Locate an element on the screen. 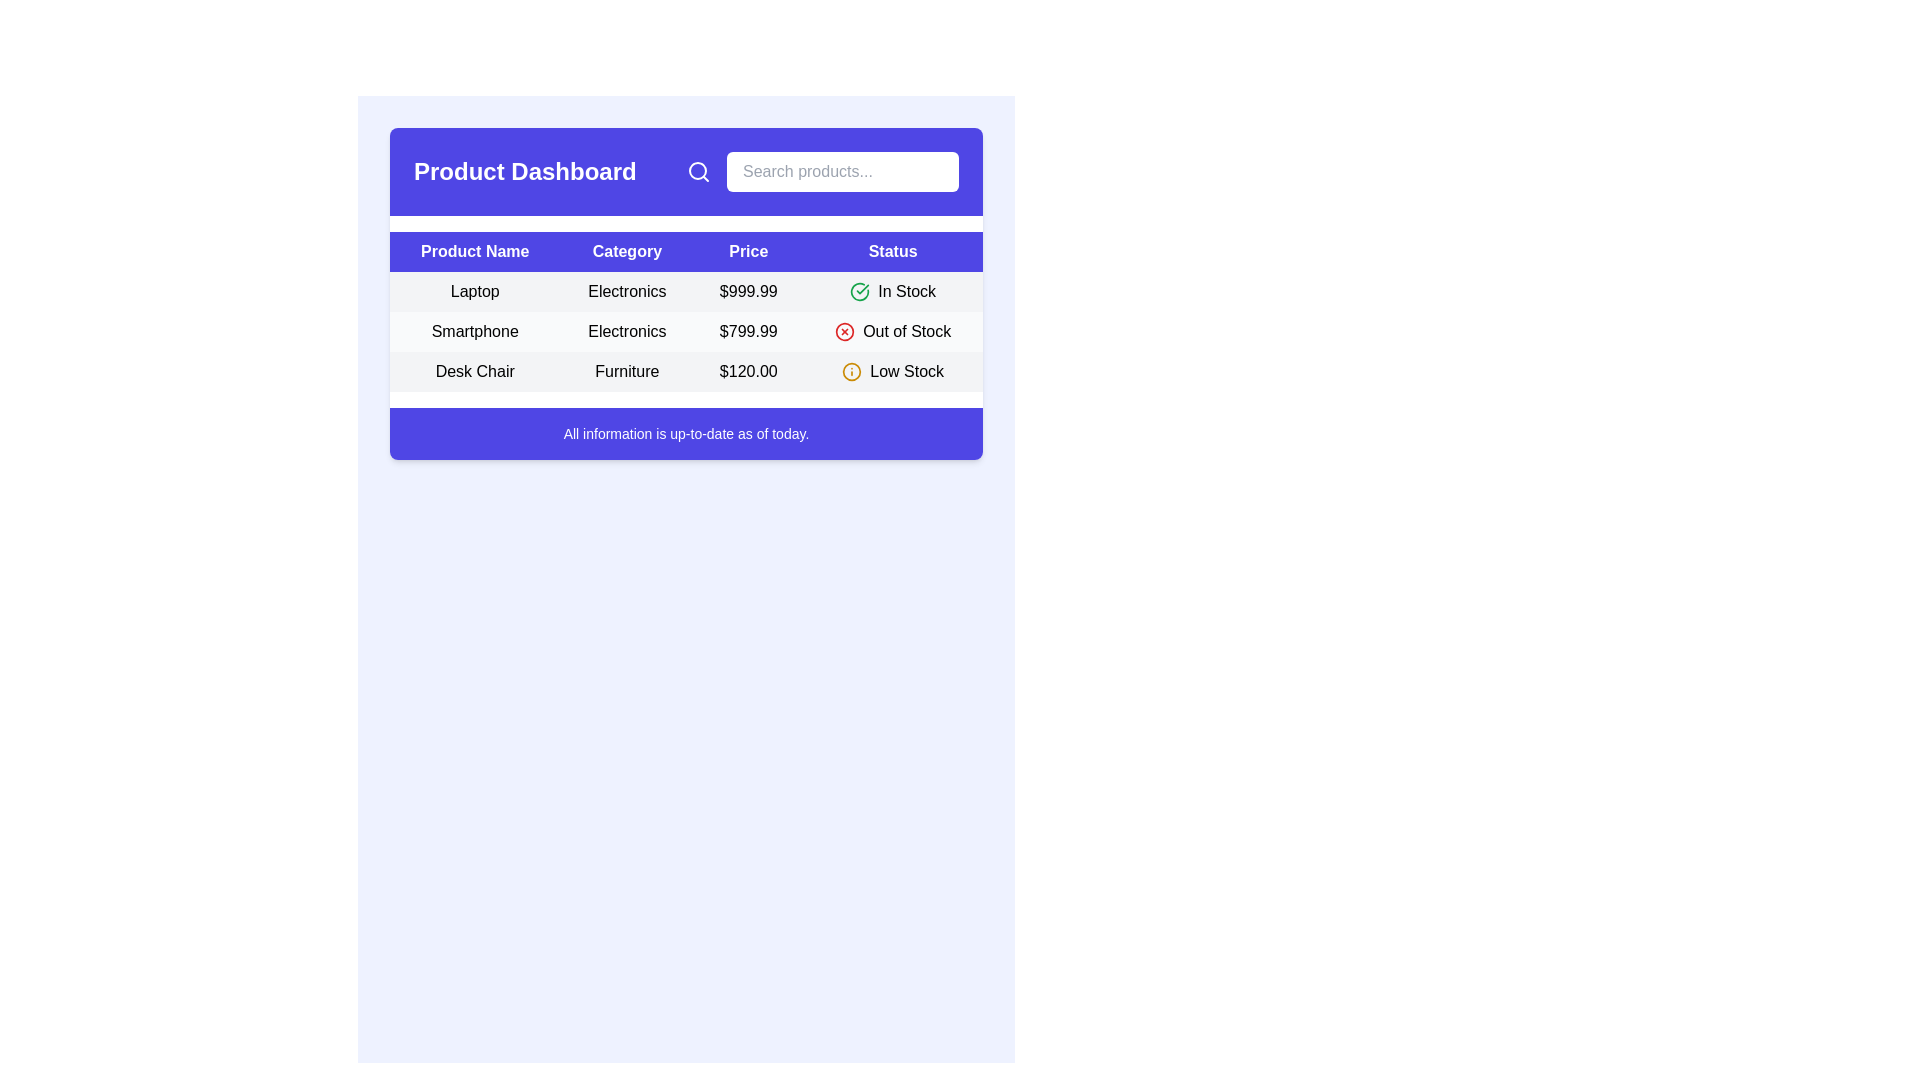 The image size is (1920, 1080). the second row of the table that lists the product 'Smartphone', which includes details such as category, price, and stock status is located at coordinates (686, 330).